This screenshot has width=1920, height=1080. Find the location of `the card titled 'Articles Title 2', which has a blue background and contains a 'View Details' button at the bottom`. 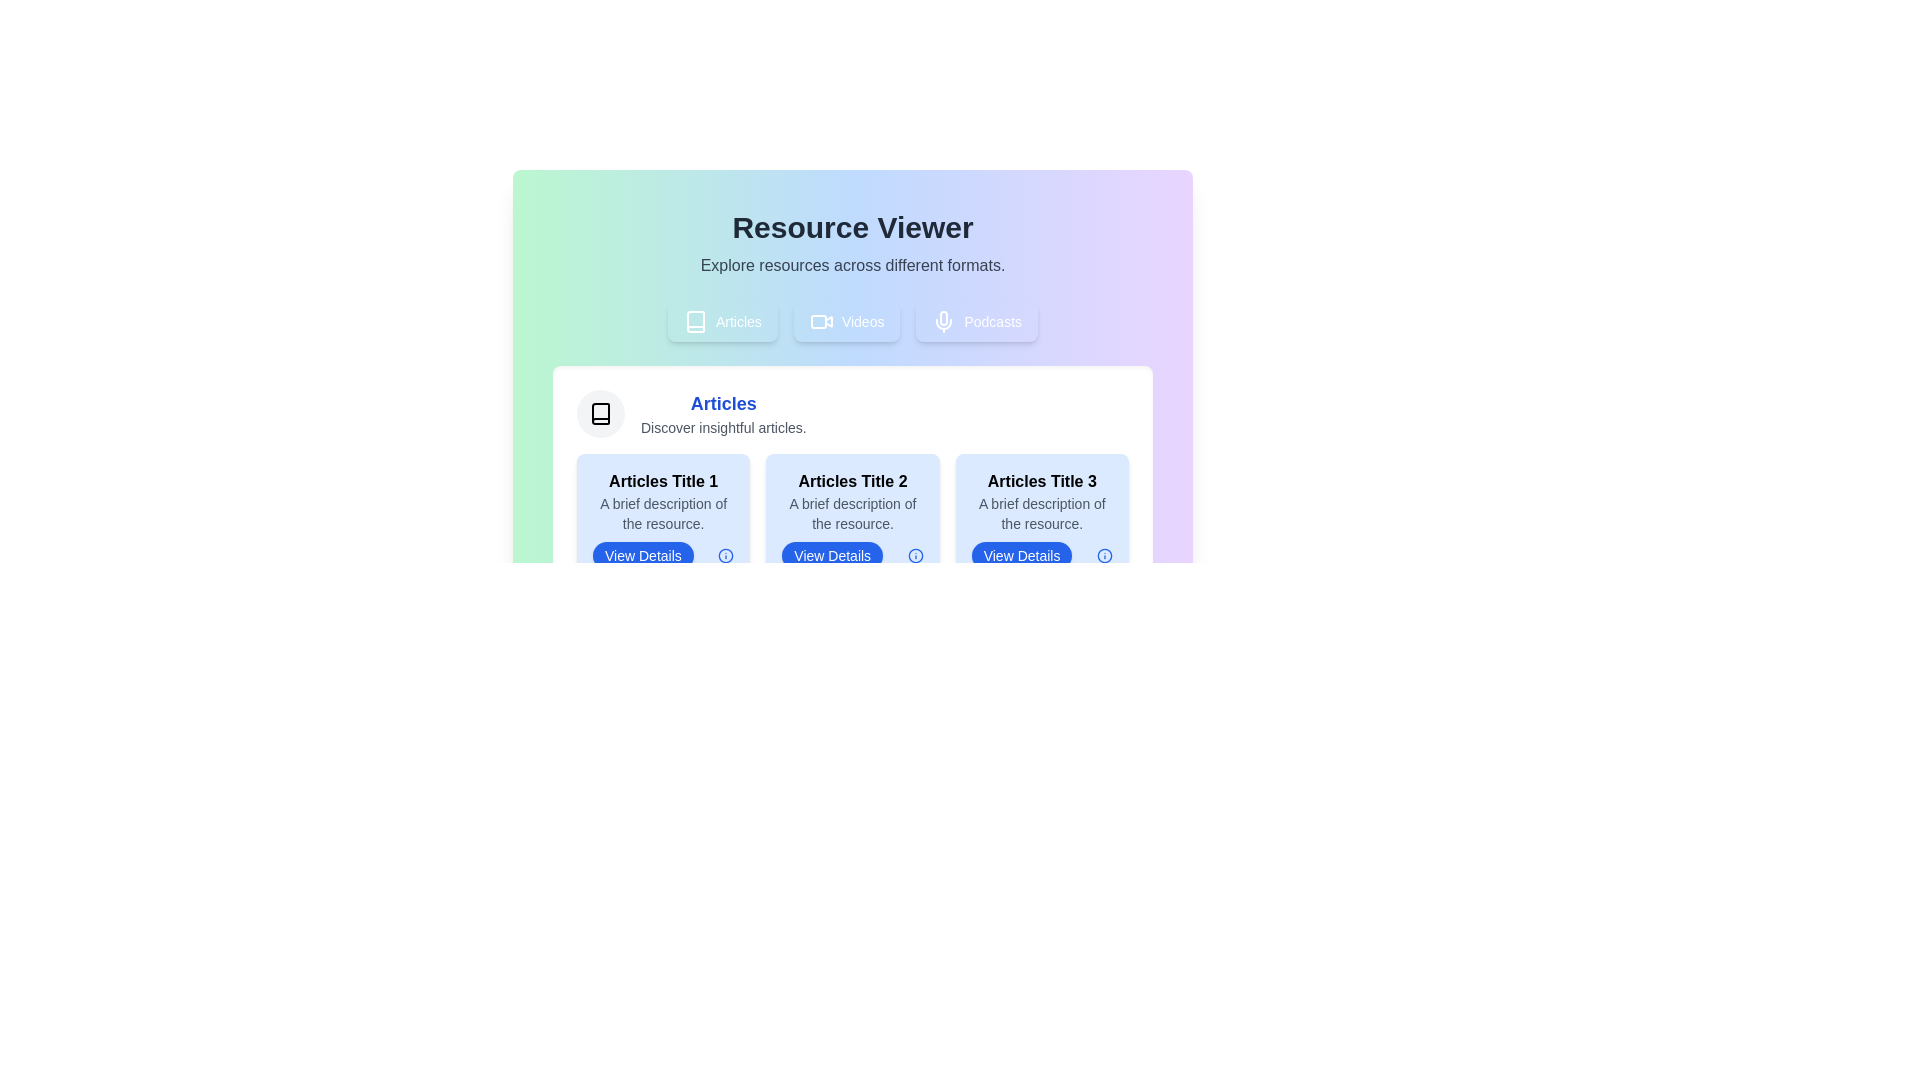

the card titled 'Articles Title 2', which has a blue background and contains a 'View Details' button at the bottom is located at coordinates (853, 519).